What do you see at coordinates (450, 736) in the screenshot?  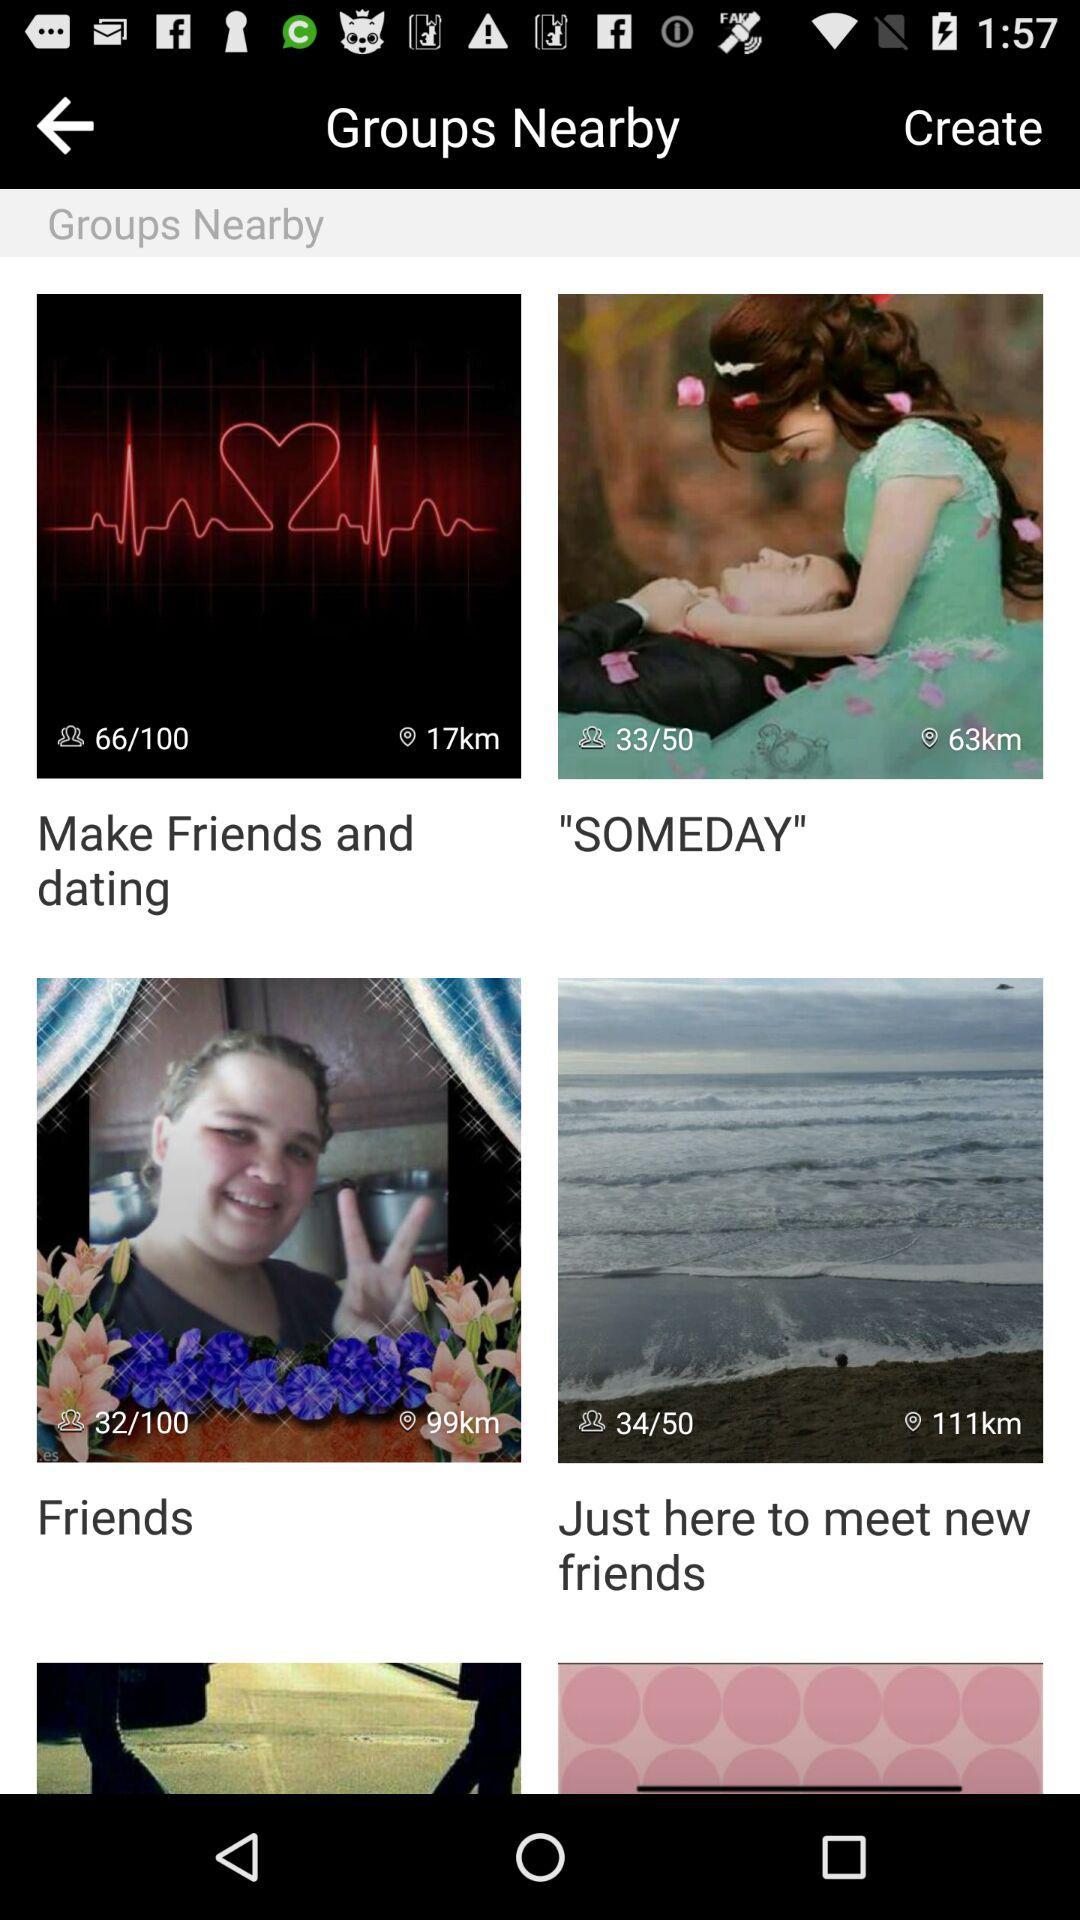 I see `the app next to the 66/100 icon` at bounding box center [450, 736].